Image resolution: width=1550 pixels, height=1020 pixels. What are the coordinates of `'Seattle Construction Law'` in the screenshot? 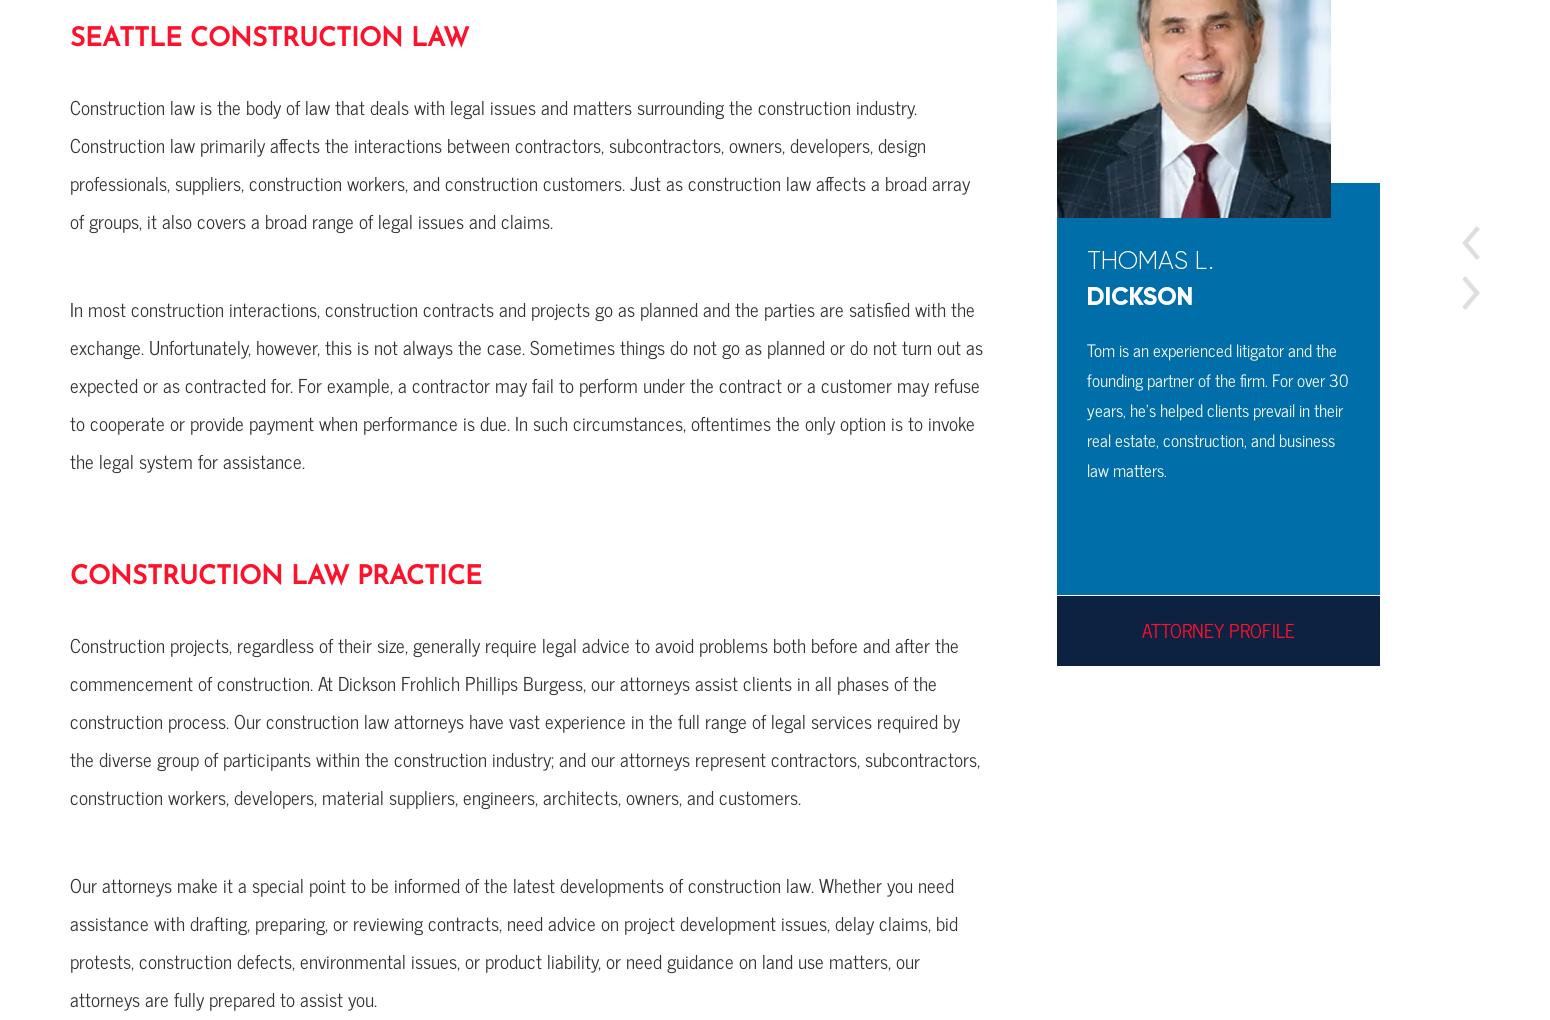 It's located at (269, 38).